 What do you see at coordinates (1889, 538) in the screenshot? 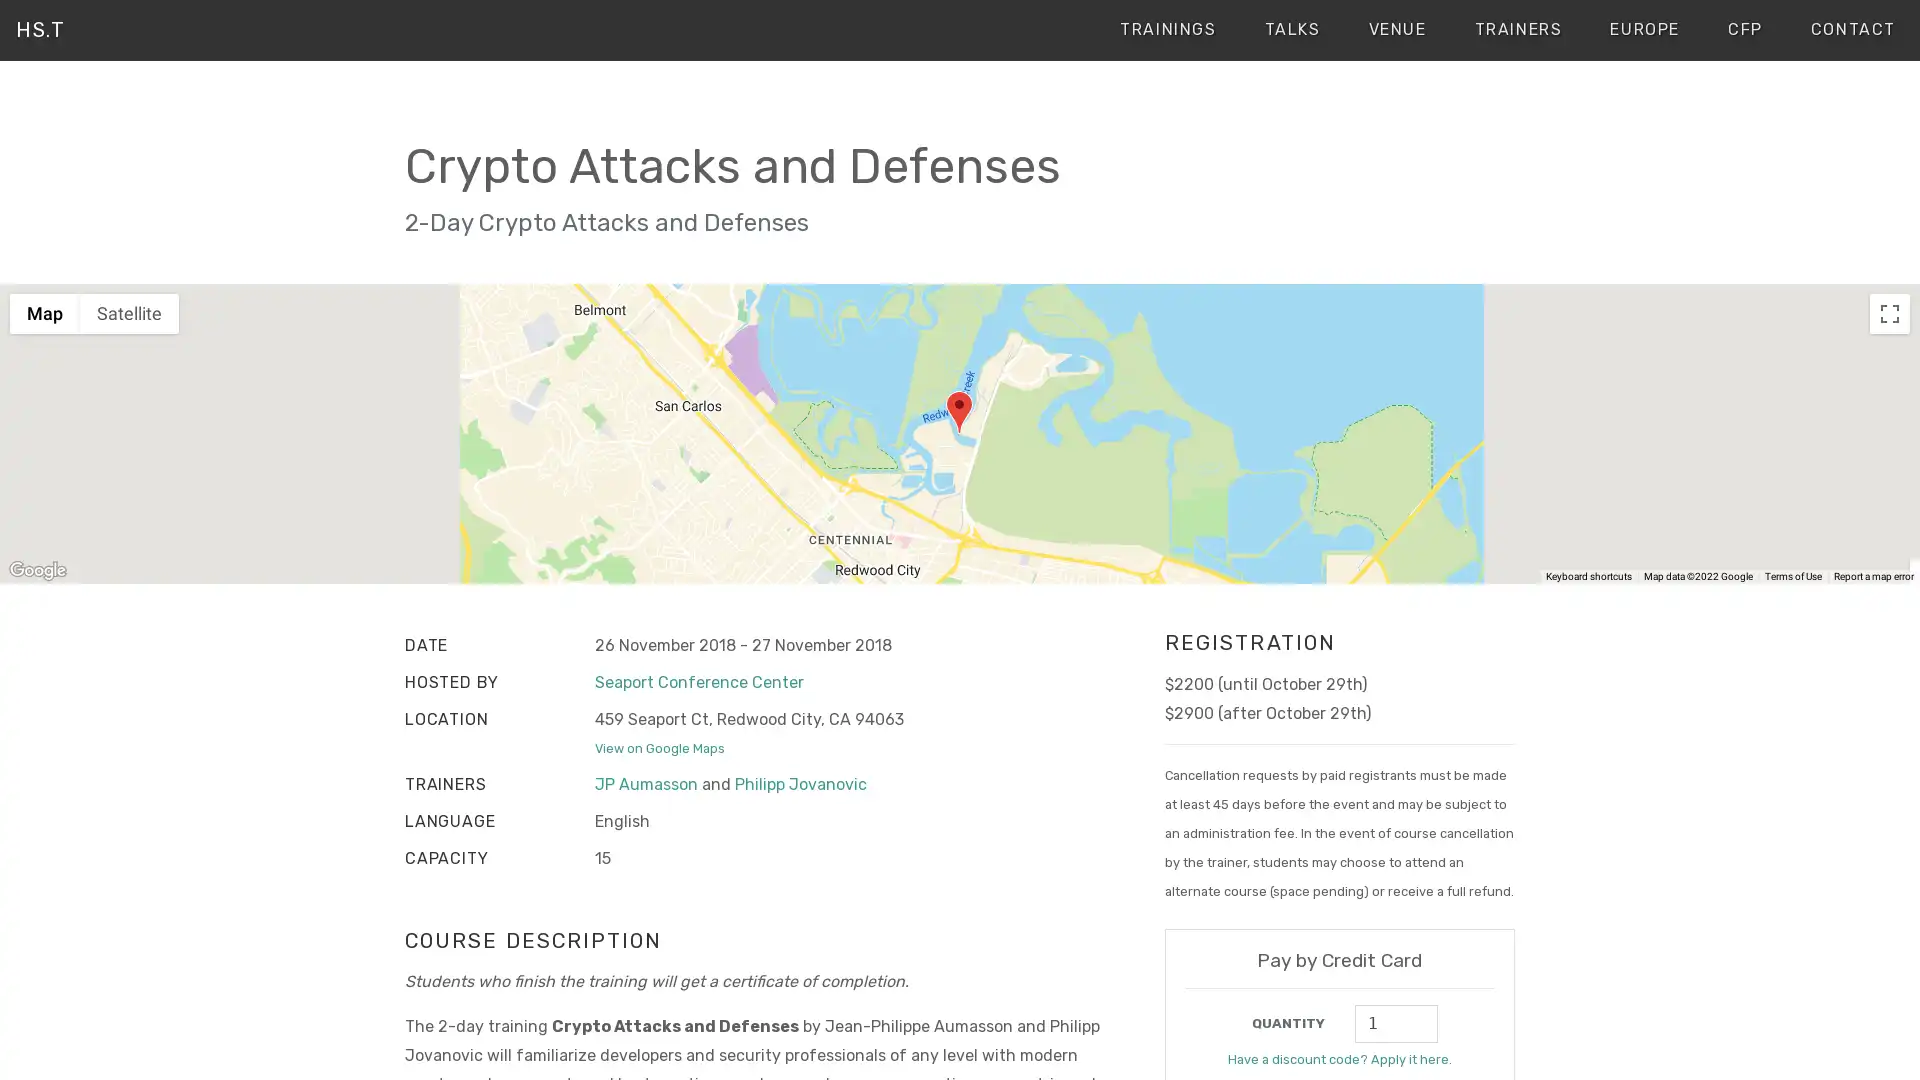
I see `Zoom out` at bounding box center [1889, 538].